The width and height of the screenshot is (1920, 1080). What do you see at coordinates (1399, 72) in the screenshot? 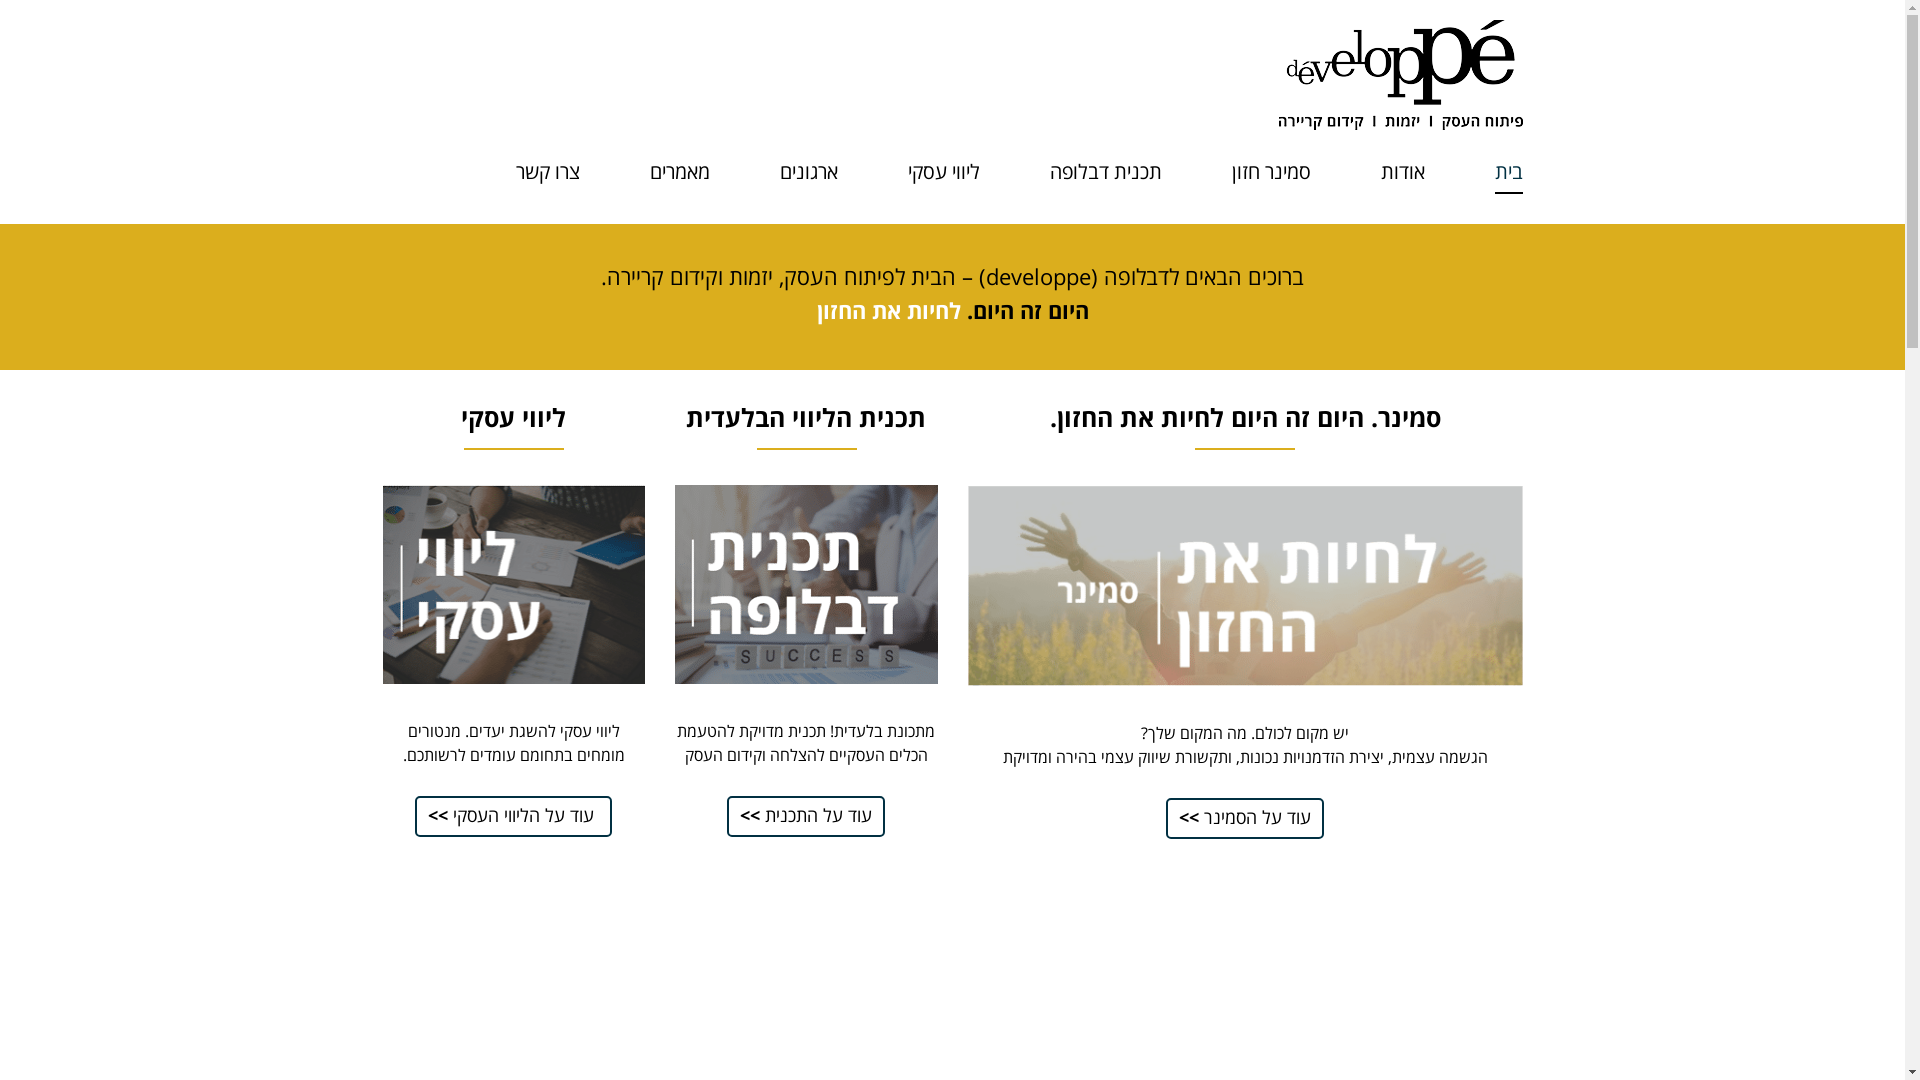
I see `'developpe'` at bounding box center [1399, 72].